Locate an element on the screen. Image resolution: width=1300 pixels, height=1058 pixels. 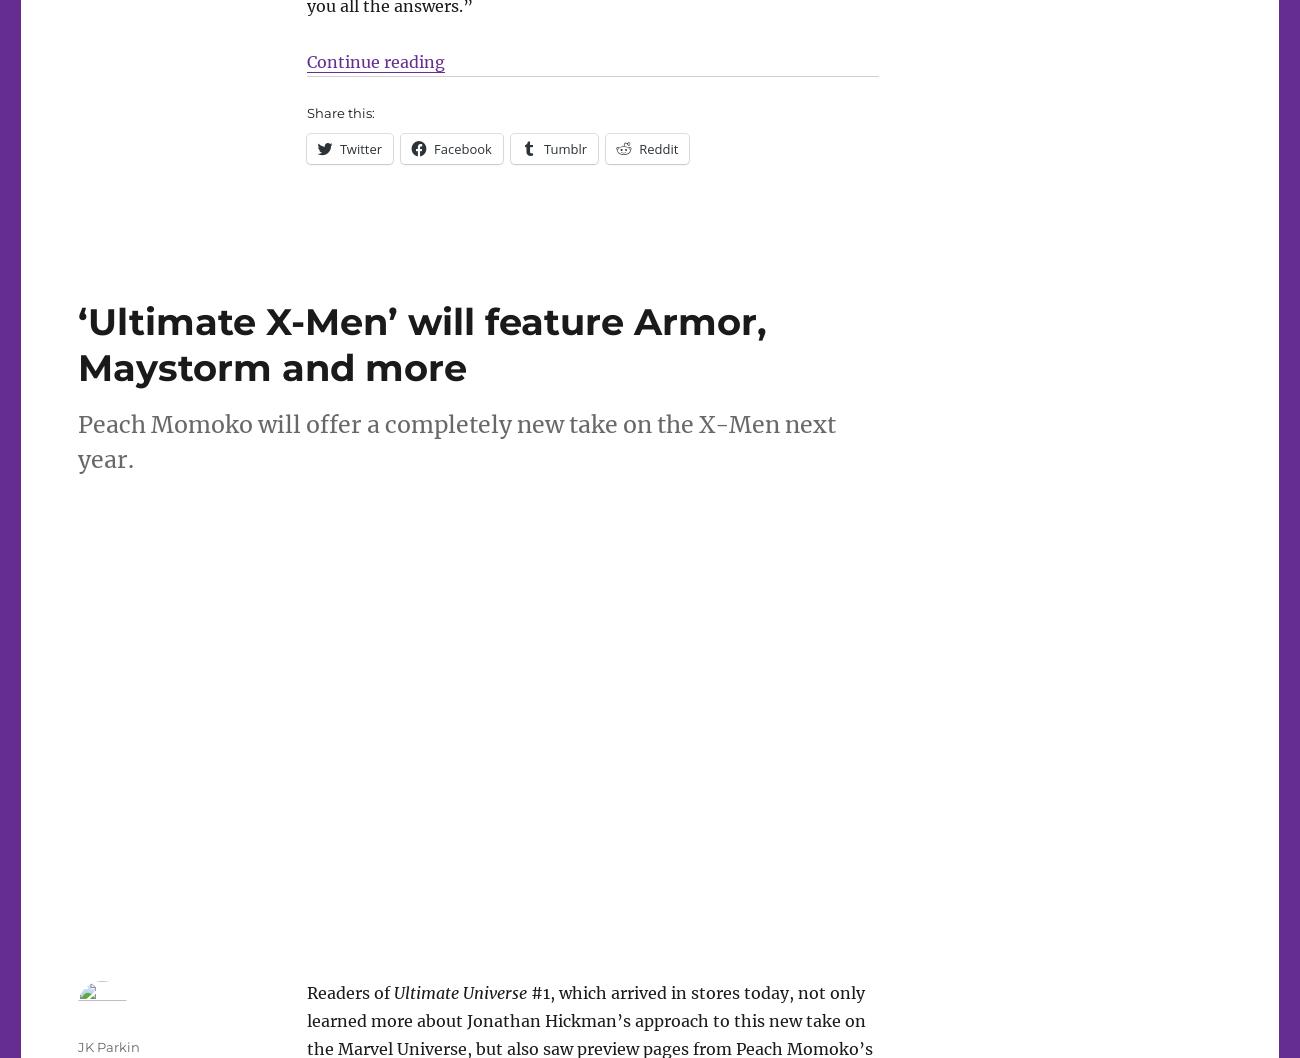
'Share this:' is located at coordinates (338, 111).